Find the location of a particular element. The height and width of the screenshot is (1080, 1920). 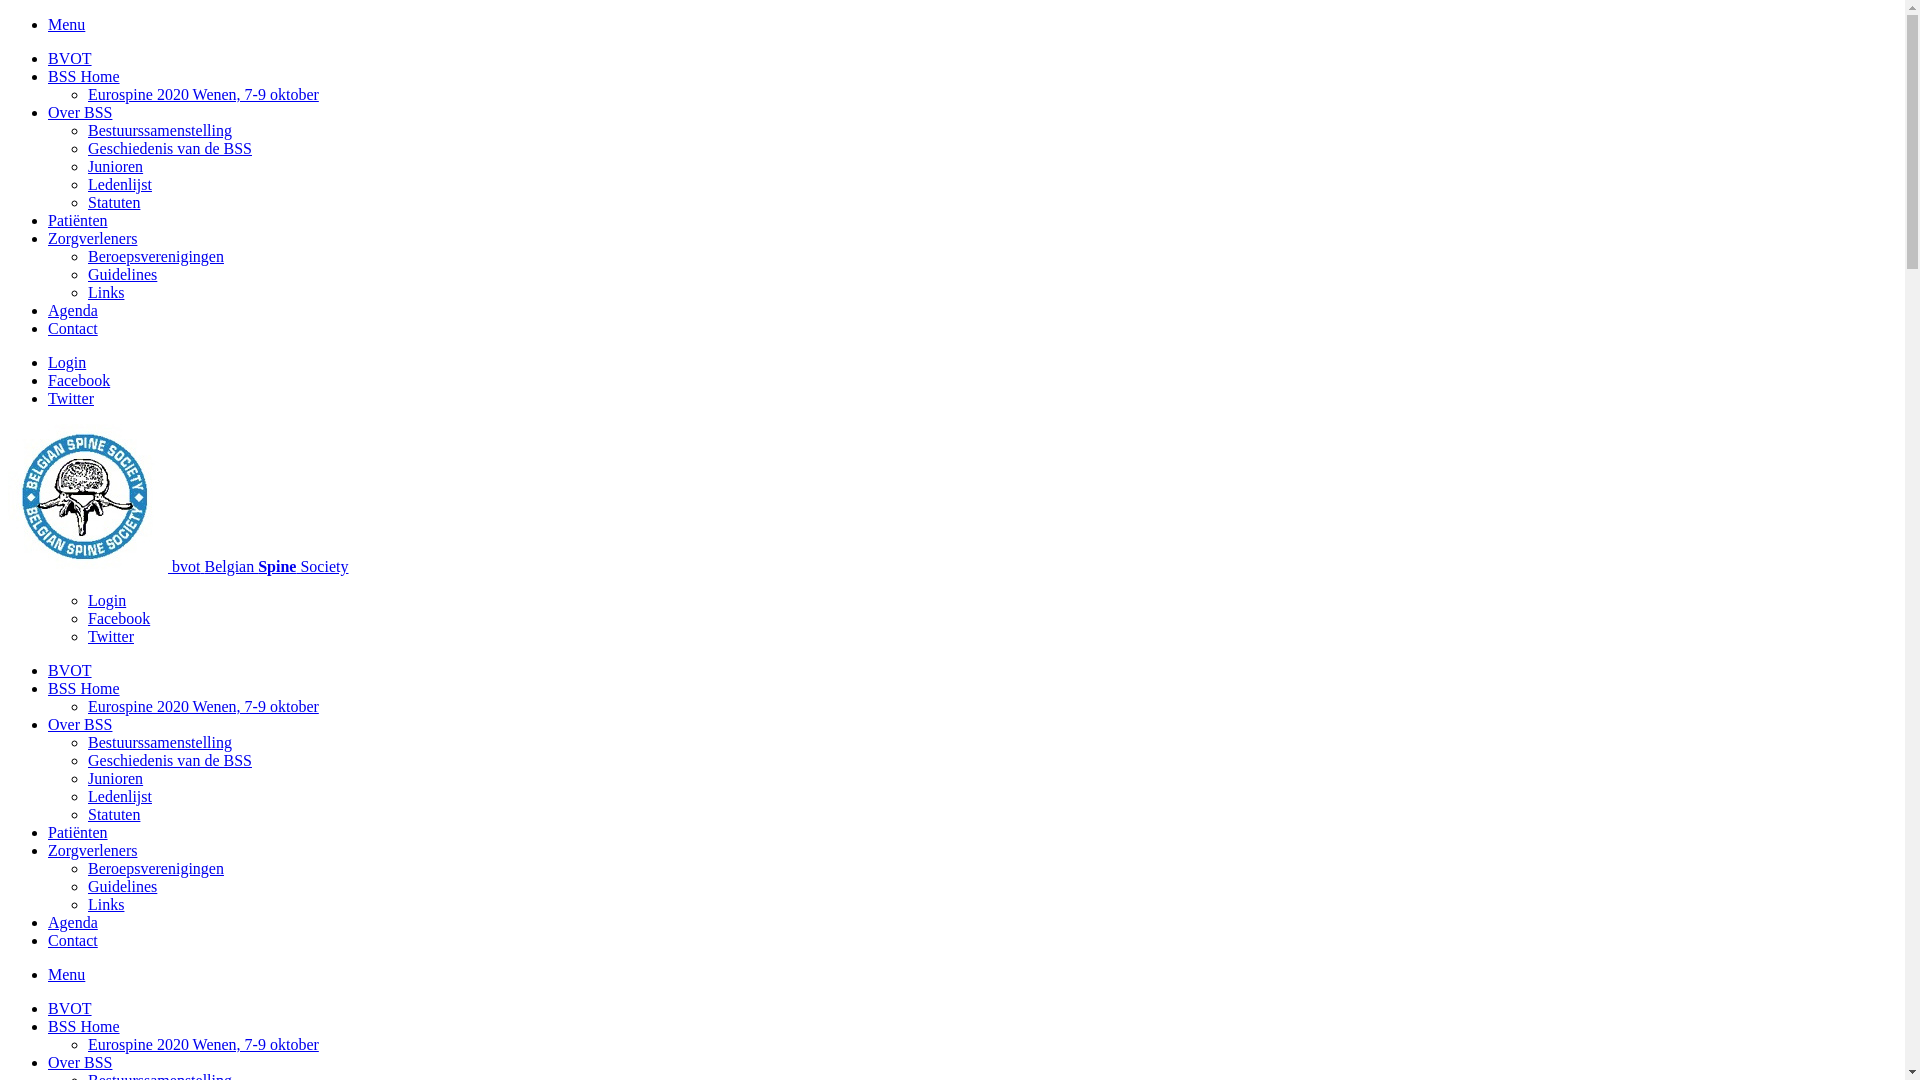

'BSS Home' is located at coordinates (82, 75).